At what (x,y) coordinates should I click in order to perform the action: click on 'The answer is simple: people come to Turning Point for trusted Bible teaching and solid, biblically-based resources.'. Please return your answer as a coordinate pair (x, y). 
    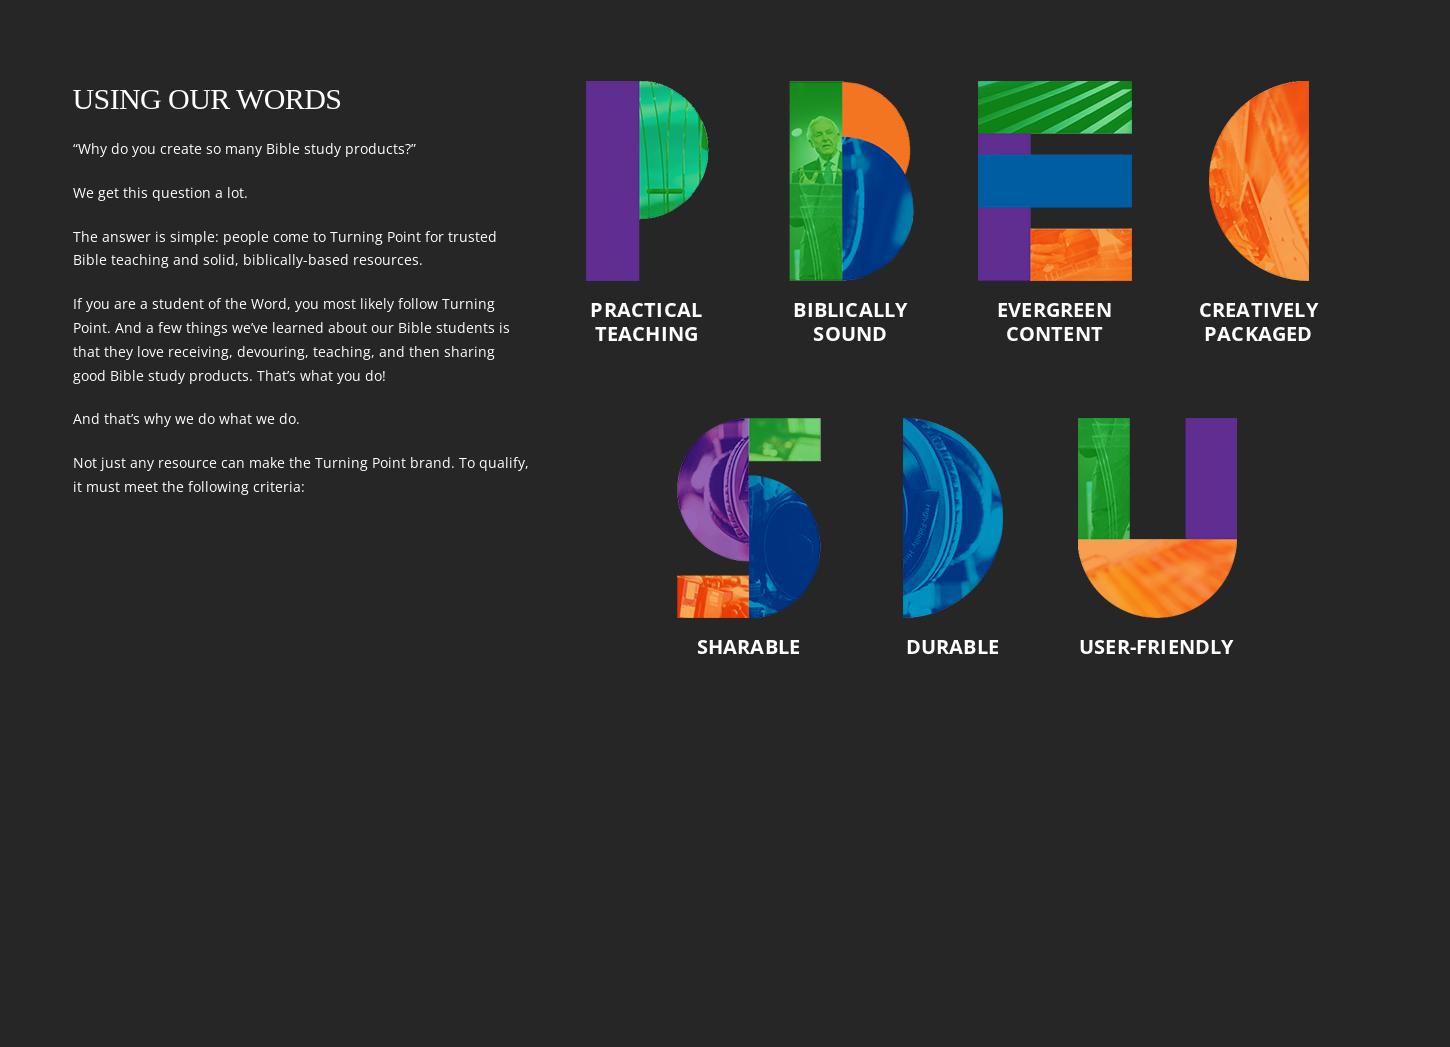
    Looking at the image, I should click on (72, 247).